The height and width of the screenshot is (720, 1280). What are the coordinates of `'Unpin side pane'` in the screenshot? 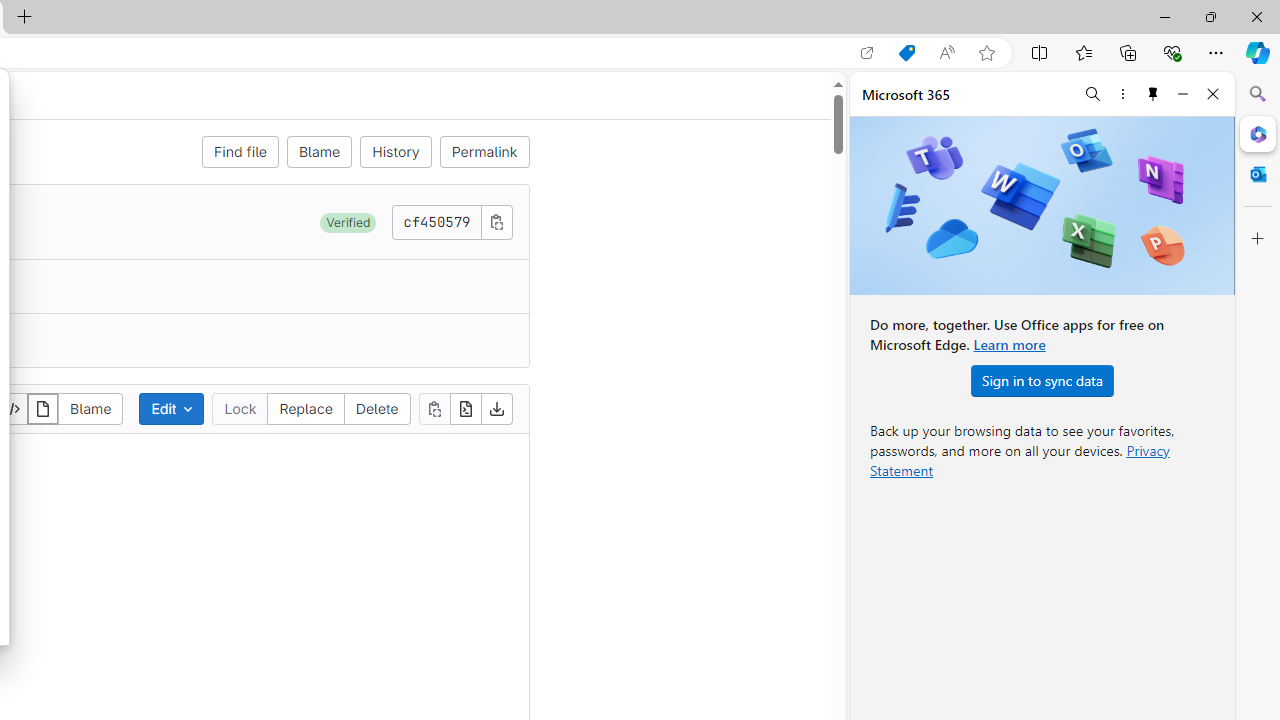 It's located at (1153, 93).